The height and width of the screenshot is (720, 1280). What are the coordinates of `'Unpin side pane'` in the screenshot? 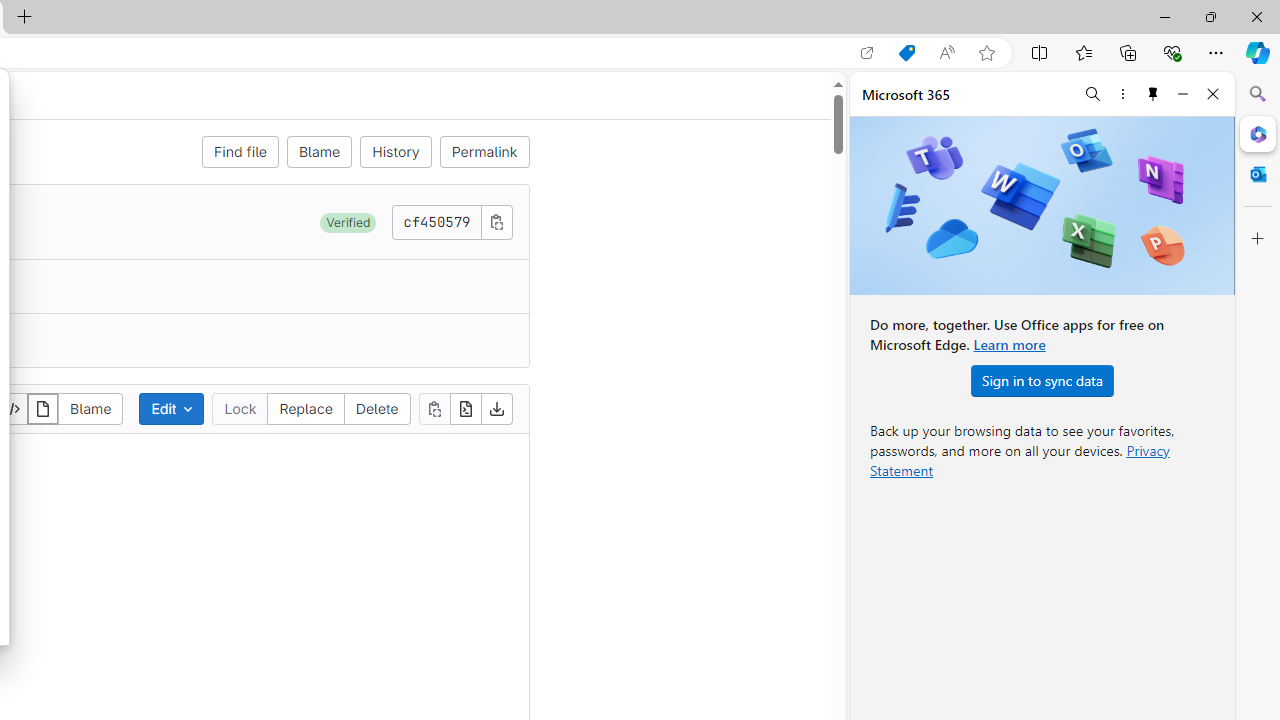 It's located at (1153, 93).